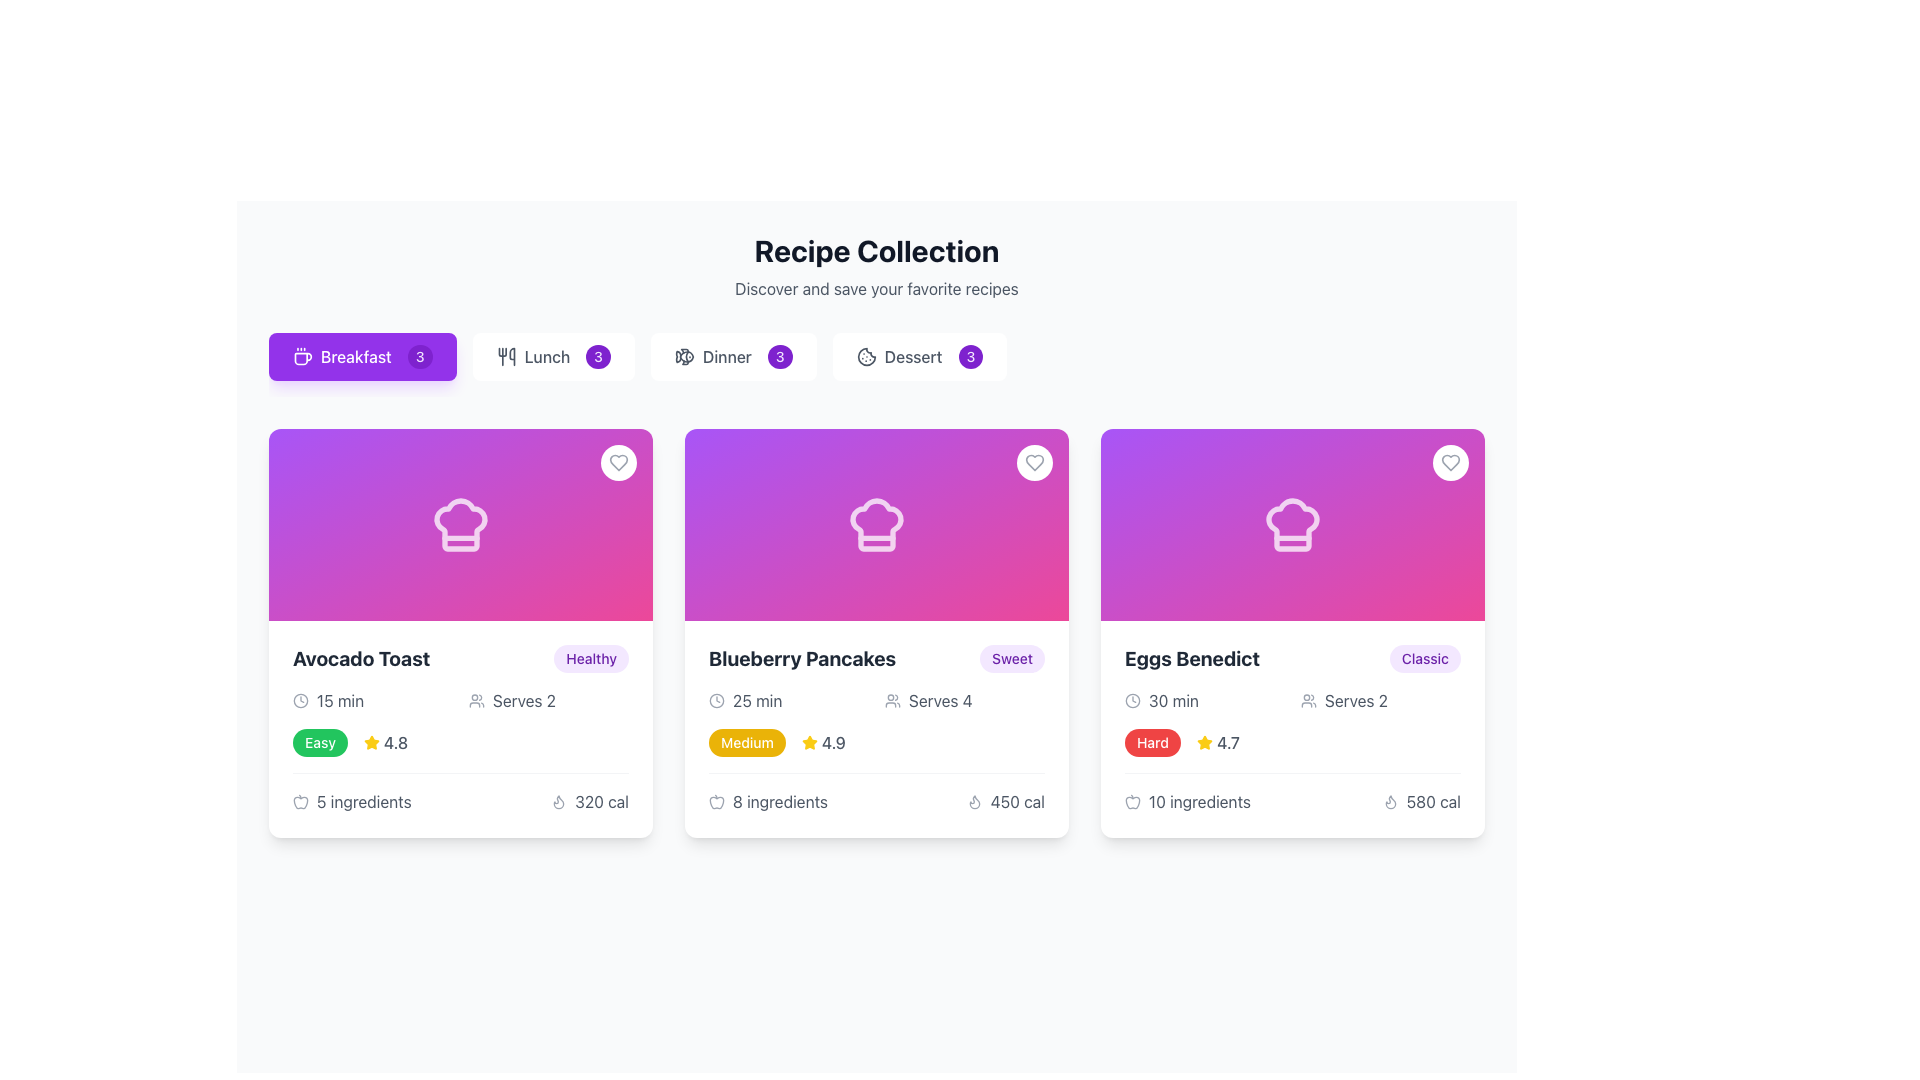 The height and width of the screenshot is (1080, 1920). What do you see at coordinates (877, 523) in the screenshot?
I see `the chef's hat icon, which is located at the top center of the card labeled 'Blueberry Pancakes' in the 'Recipe Collection' section` at bounding box center [877, 523].